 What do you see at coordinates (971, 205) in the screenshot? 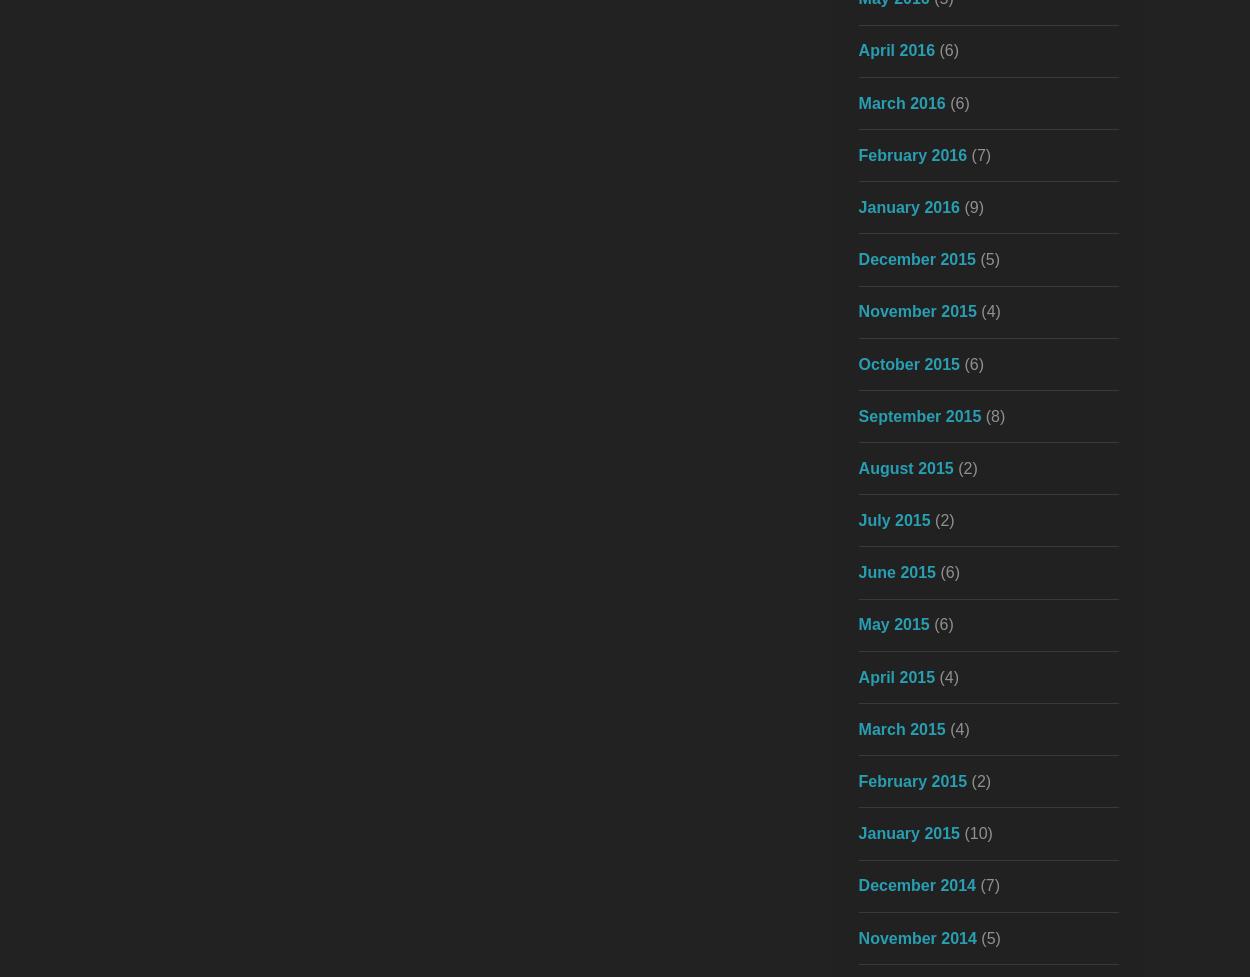
I see `'(9)'` at bounding box center [971, 205].